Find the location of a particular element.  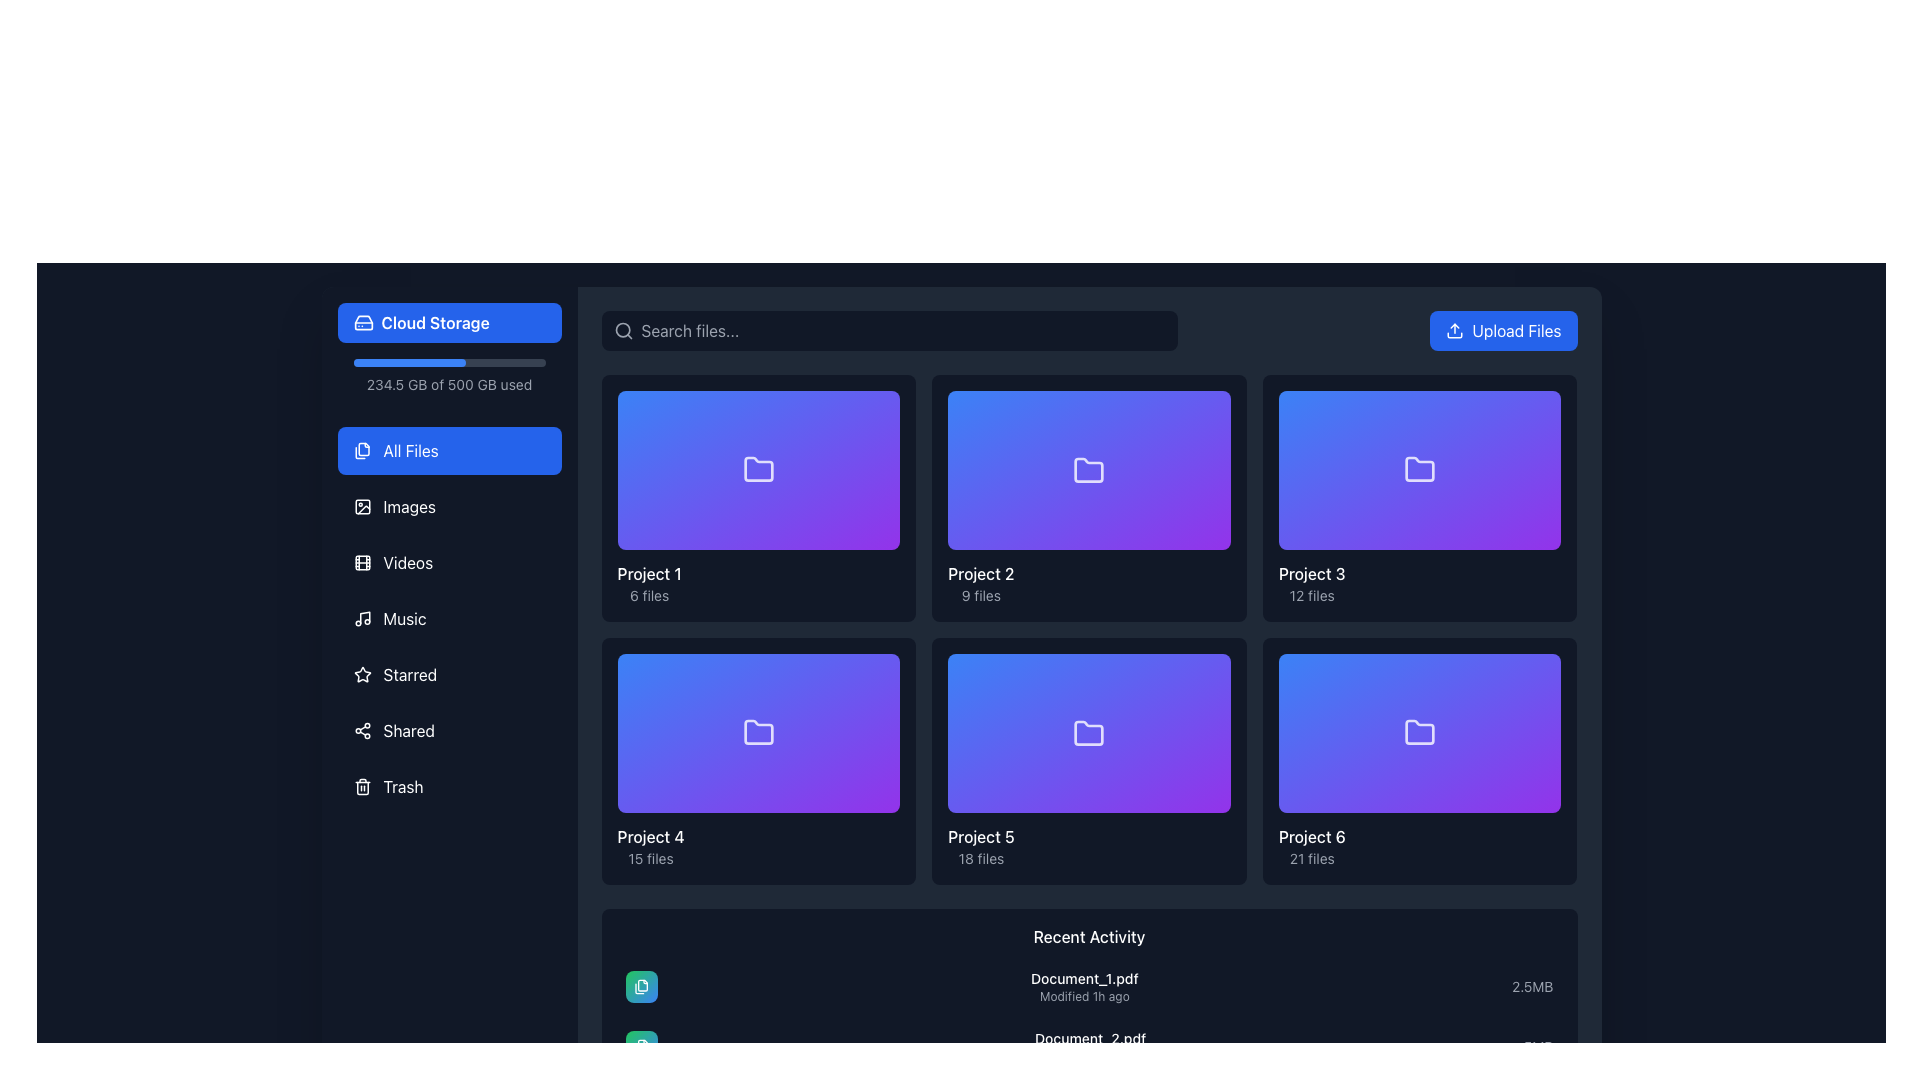

the 'Videos' label in the left sidebar, which is positioned below the 'Images' label and above the 'Music' label, featuring a film strip icon next to the text is located at coordinates (407, 563).